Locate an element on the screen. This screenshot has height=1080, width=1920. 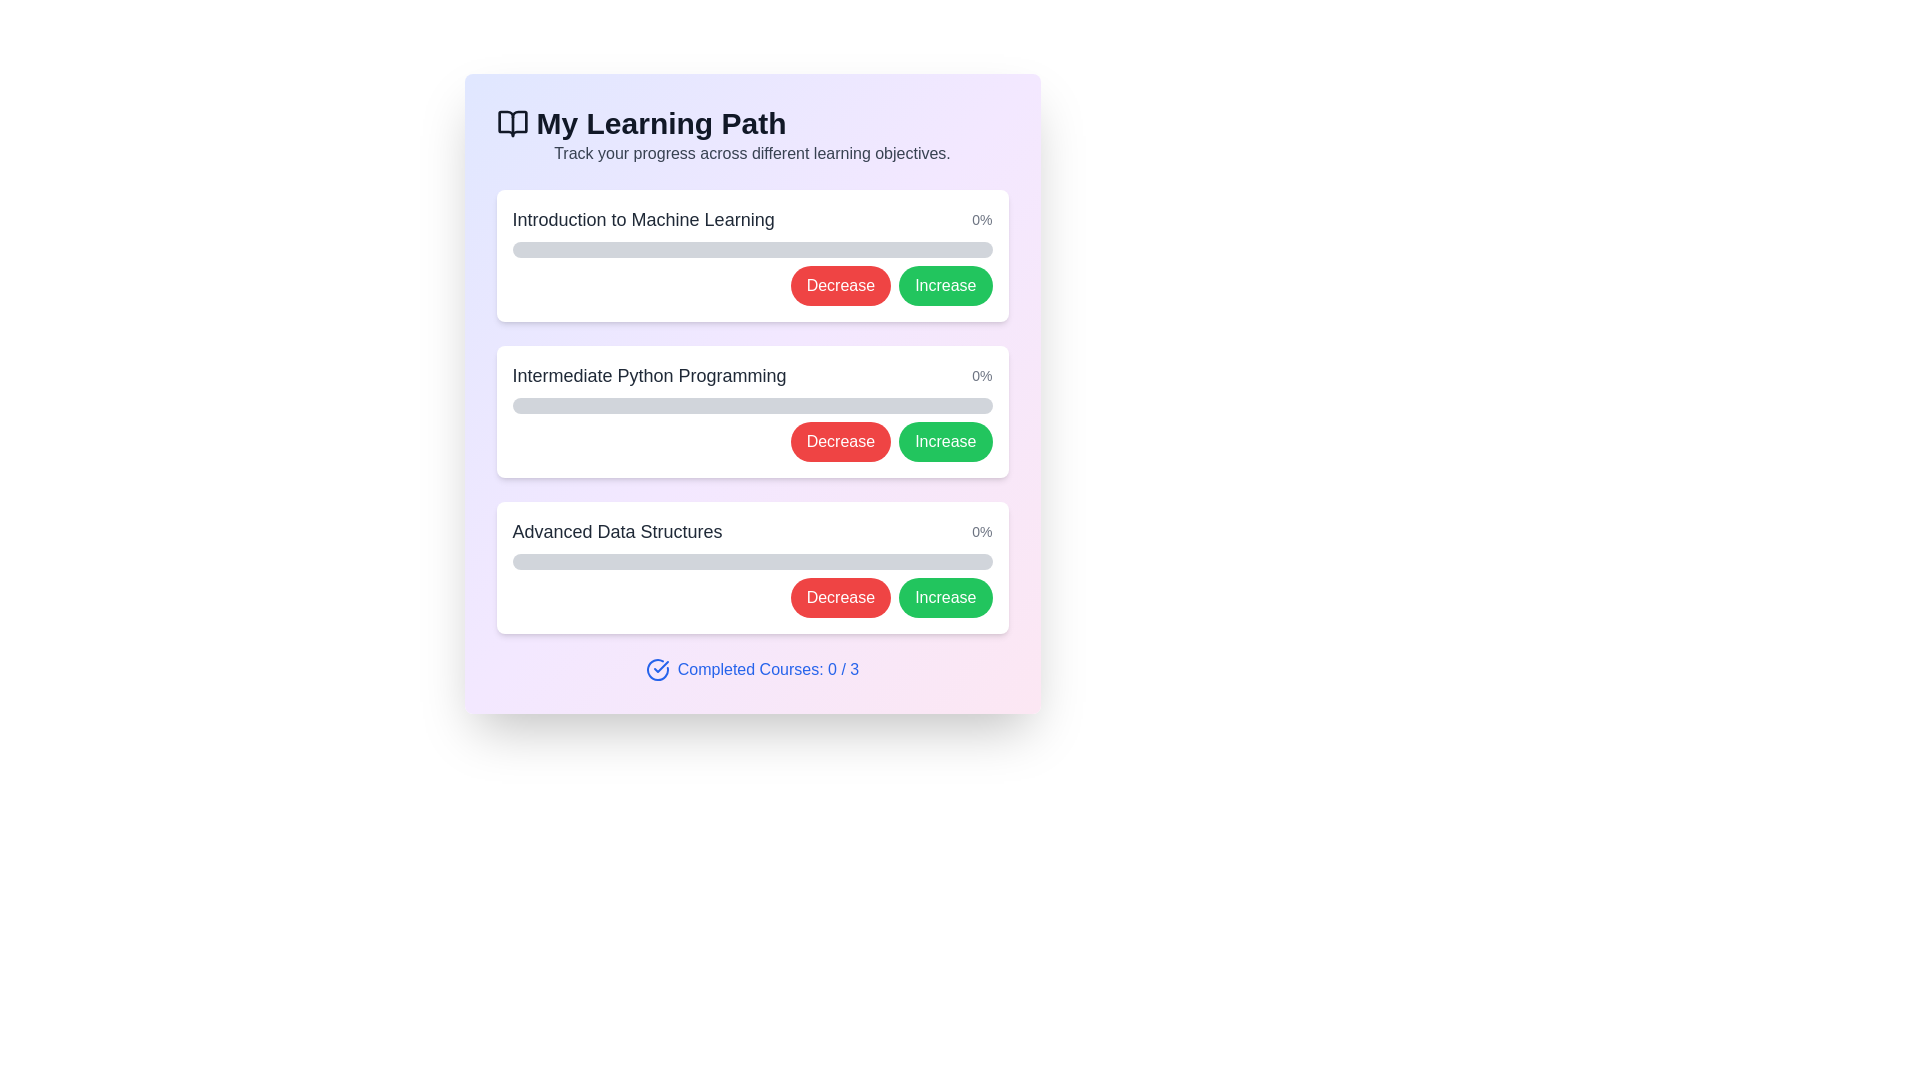
the button that decrements the value in the 'Advanced Data Structures' section is located at coordinates (840, 596).